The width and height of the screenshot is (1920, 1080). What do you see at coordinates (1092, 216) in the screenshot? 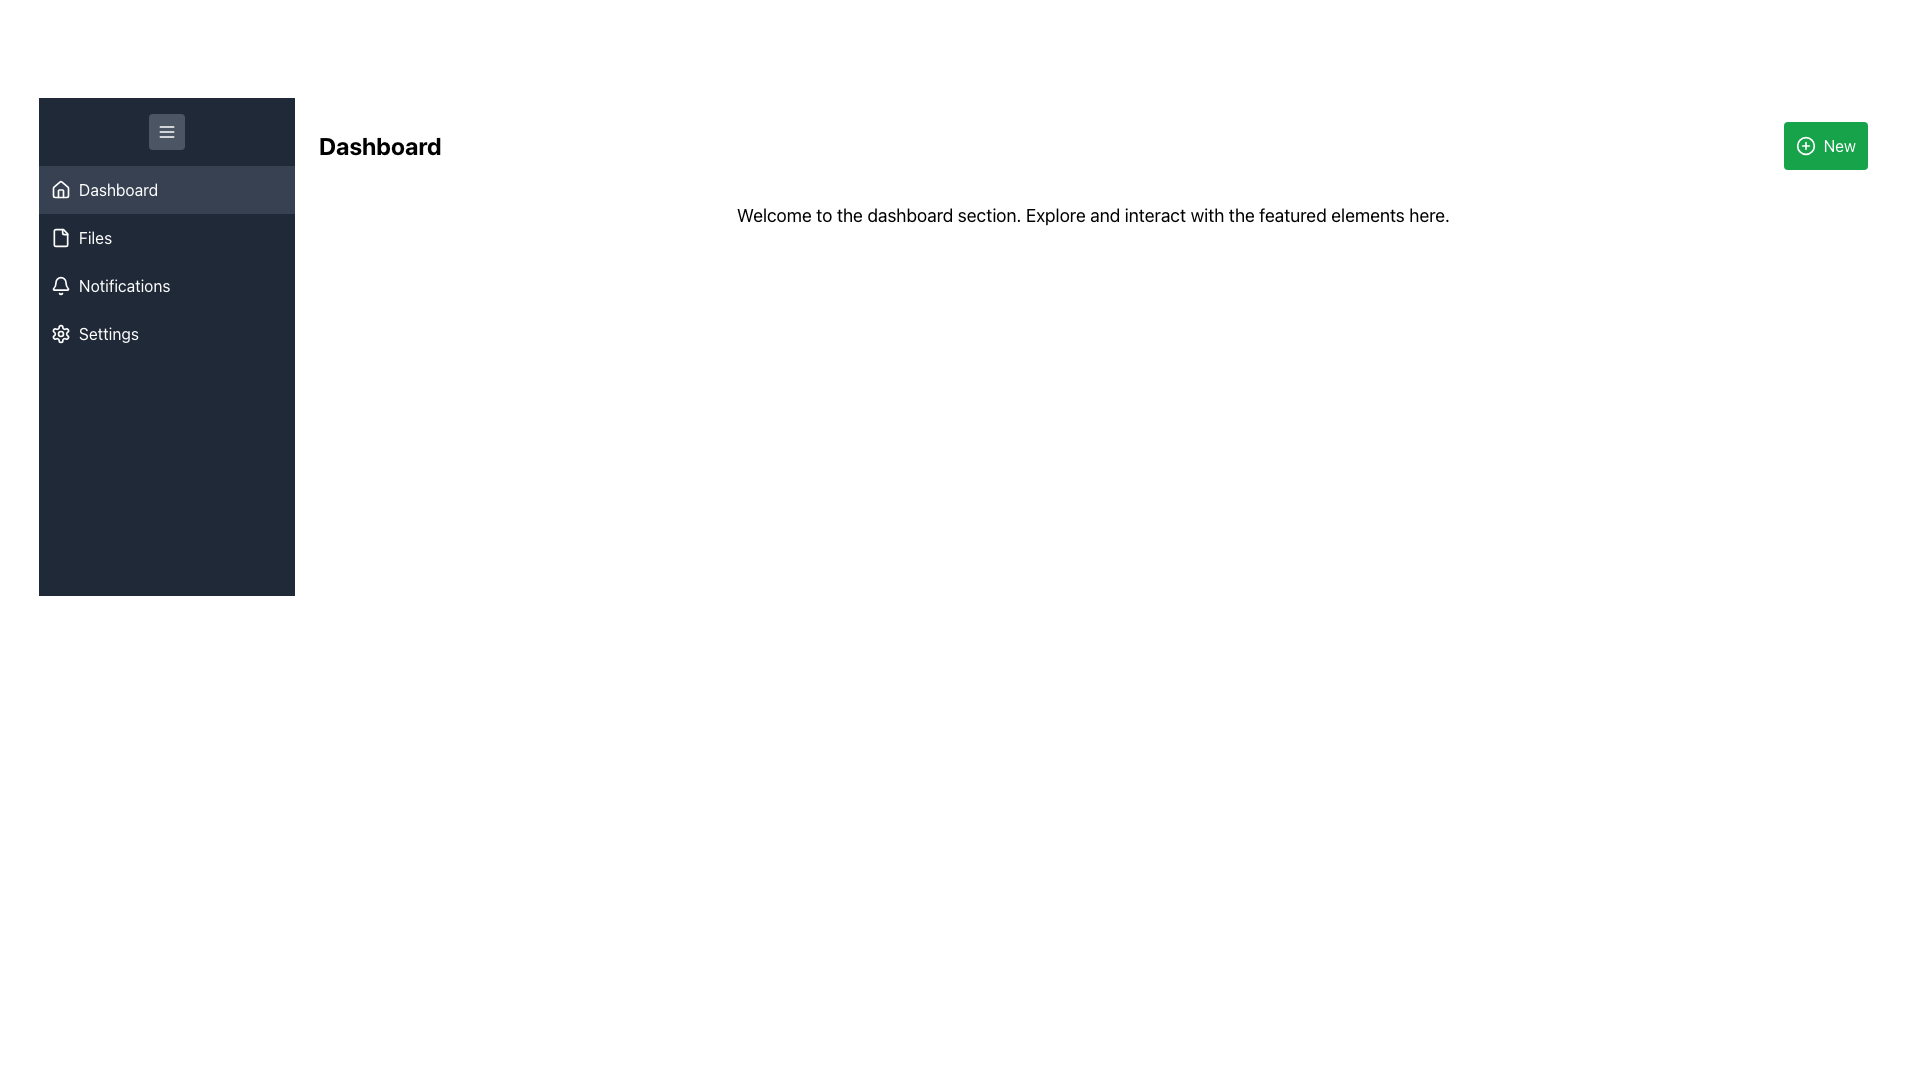
I see `the introductory message text block located below the header section of the dashboard` at bounding box center [1092, 216].